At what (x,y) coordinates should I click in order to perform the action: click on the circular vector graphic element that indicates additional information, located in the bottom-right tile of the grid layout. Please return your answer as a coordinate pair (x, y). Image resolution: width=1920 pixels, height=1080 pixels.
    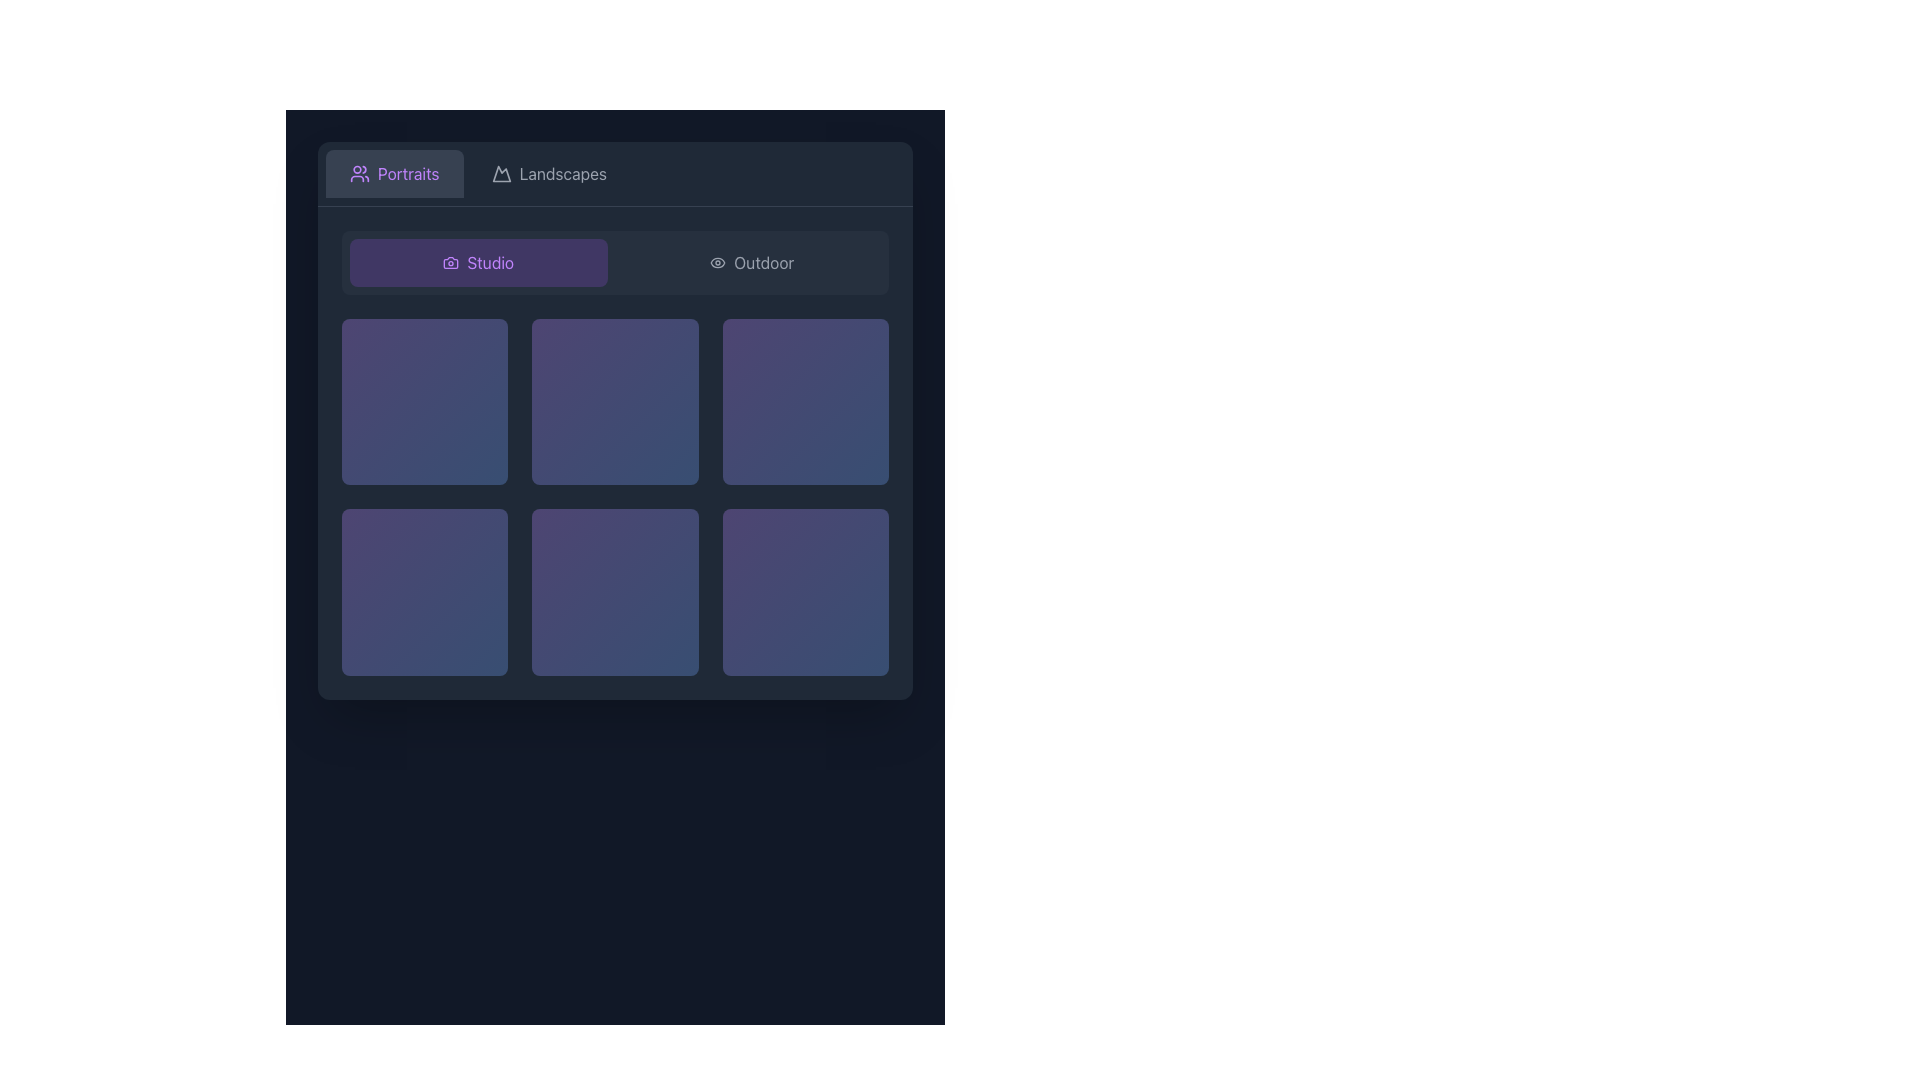
    Looking at the image, I should click on (863, 649).